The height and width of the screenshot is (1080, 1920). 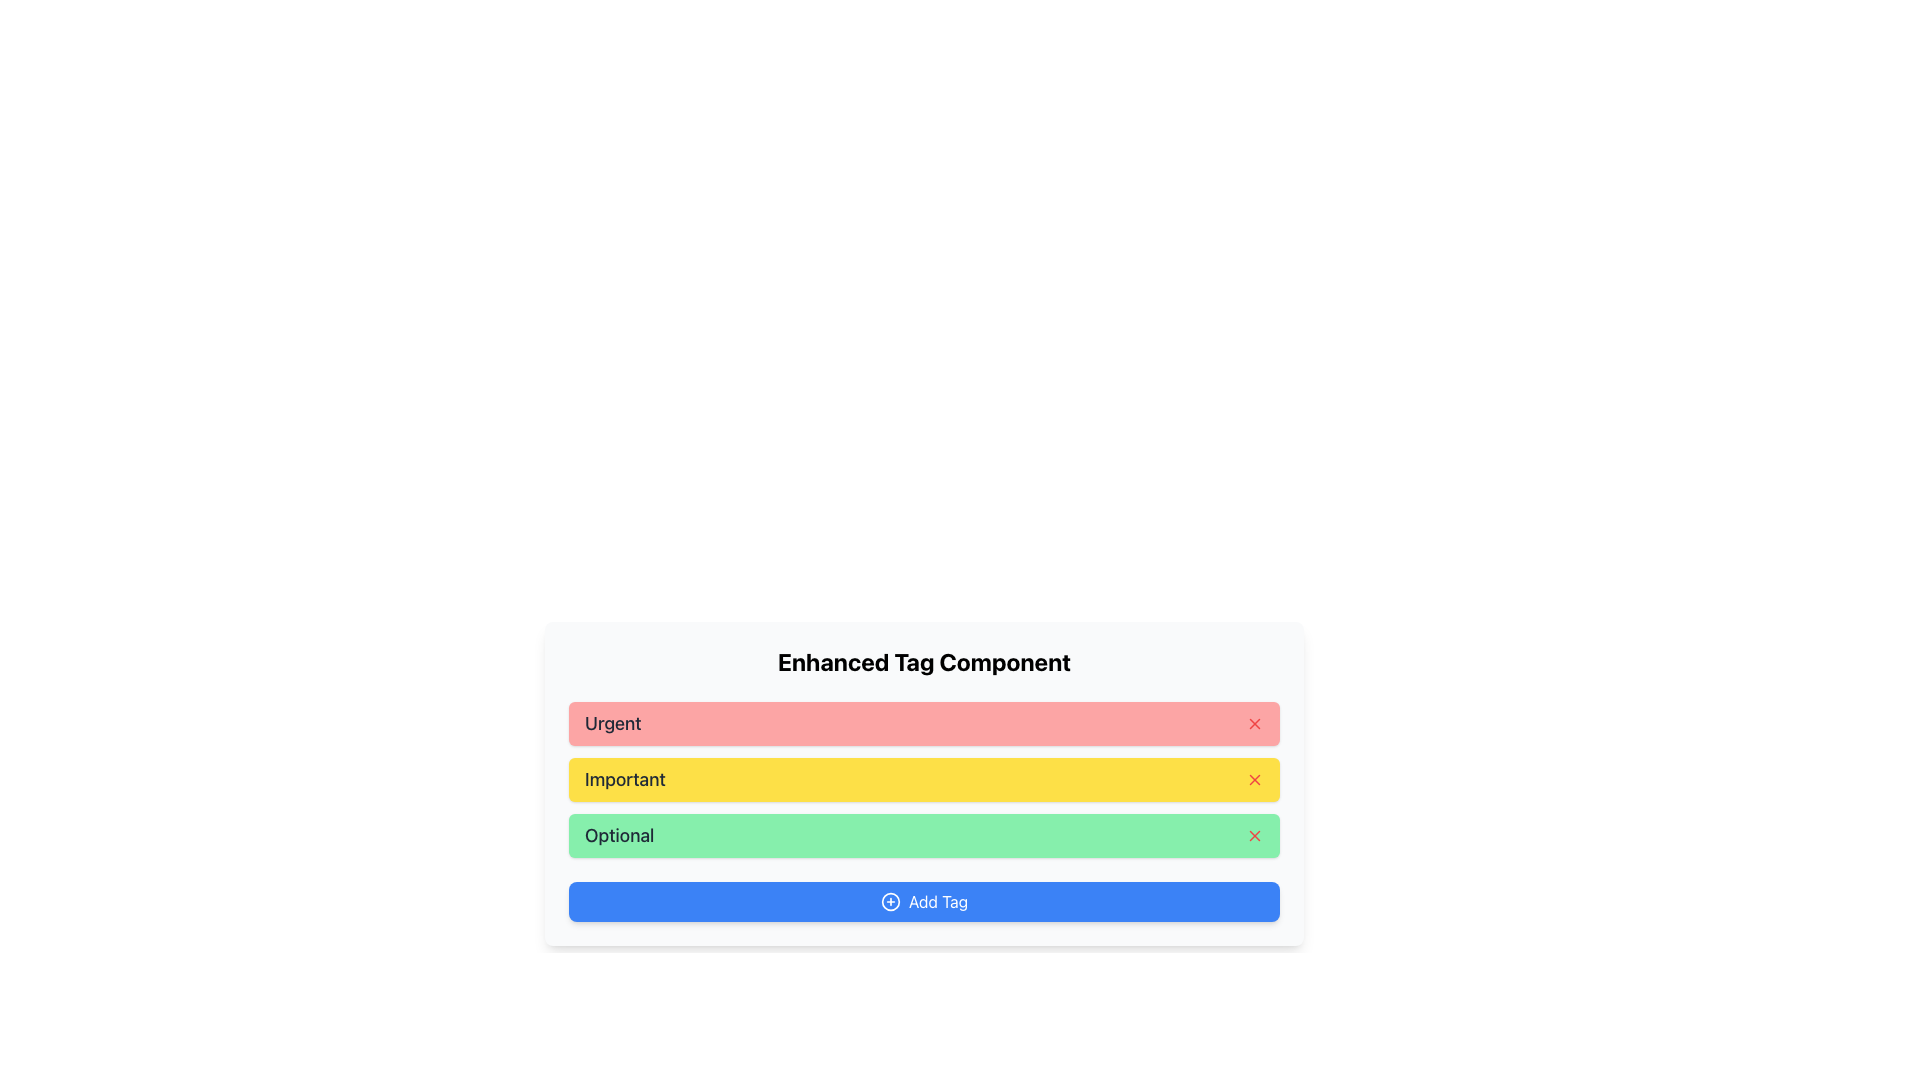 I want to click on the 'Add Tag' button by clicking on the circular outline of the plus symbol to add a tag, so click(x=889, y=902).